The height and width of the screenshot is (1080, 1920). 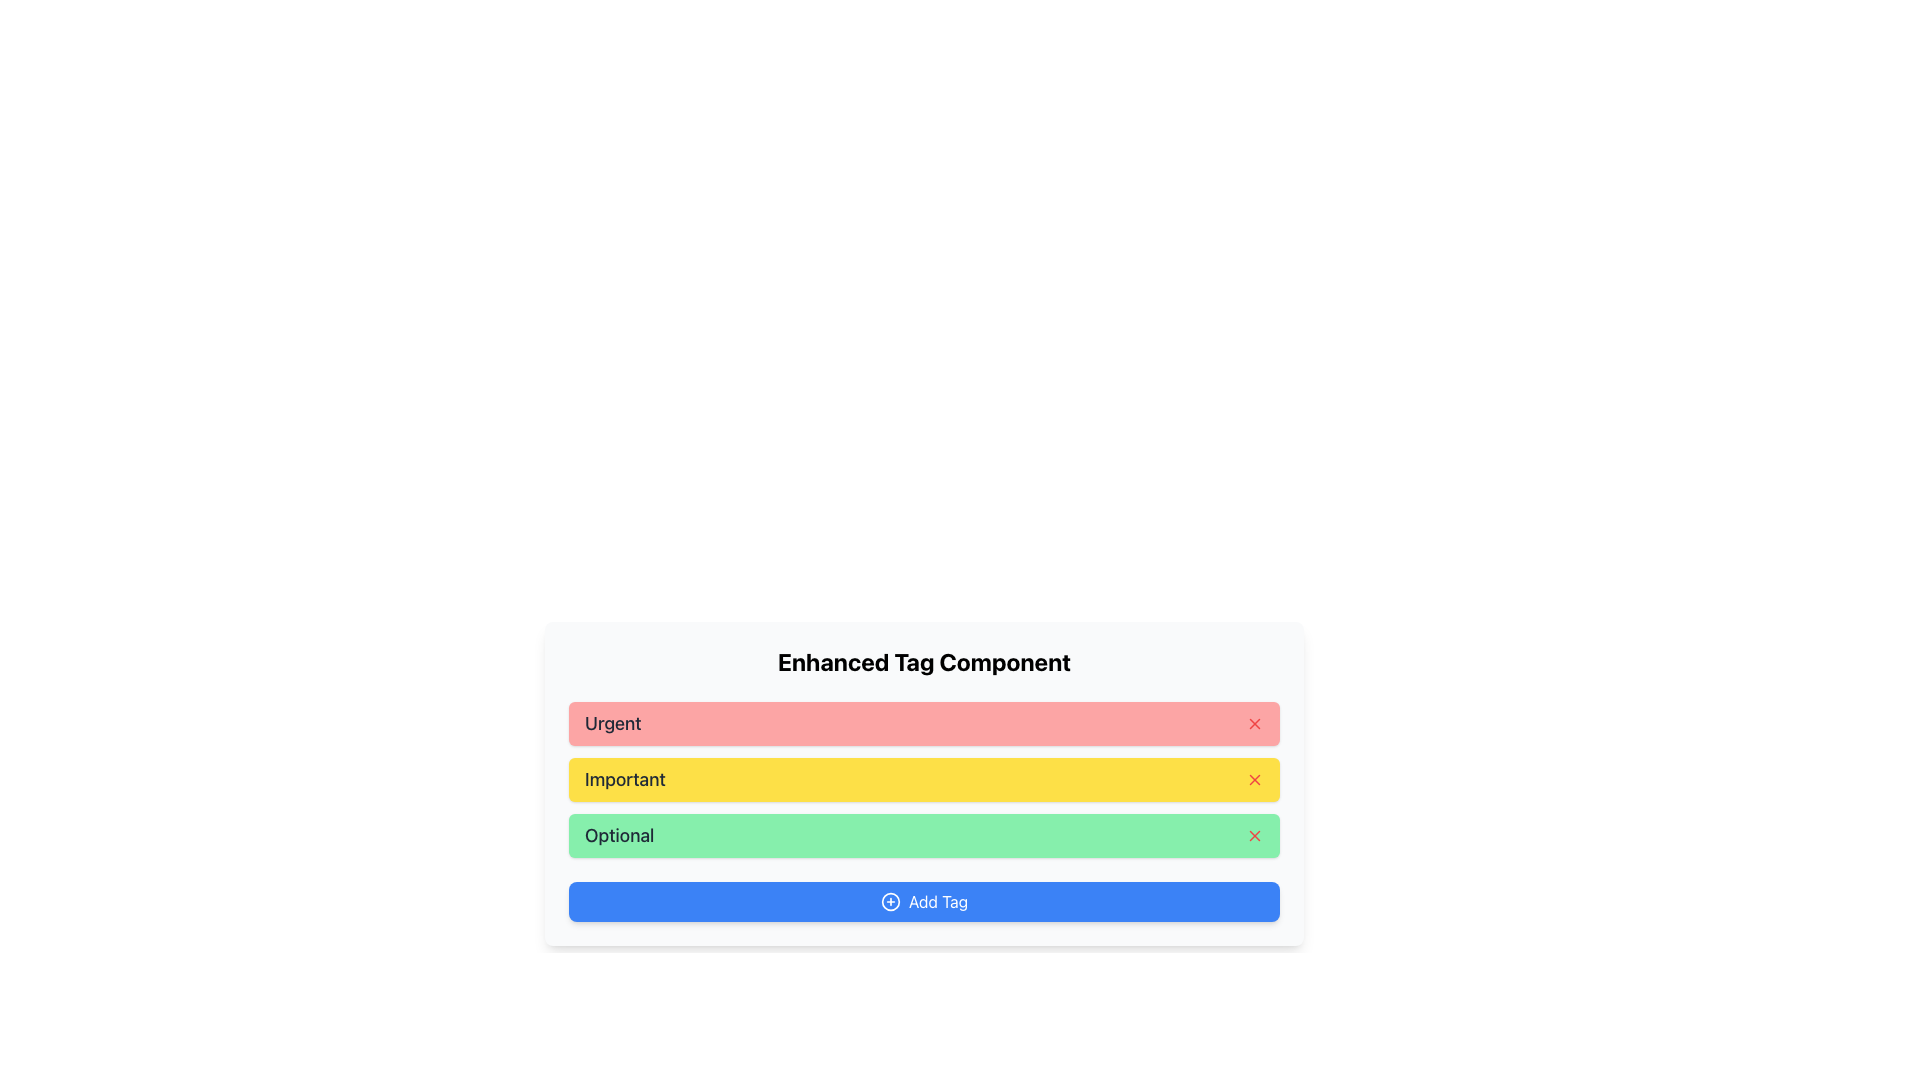 I want to click on the 'Add Tag' button by clicking on the circular outline of the plus symbol to add a tag, so click(x=889, y=902).